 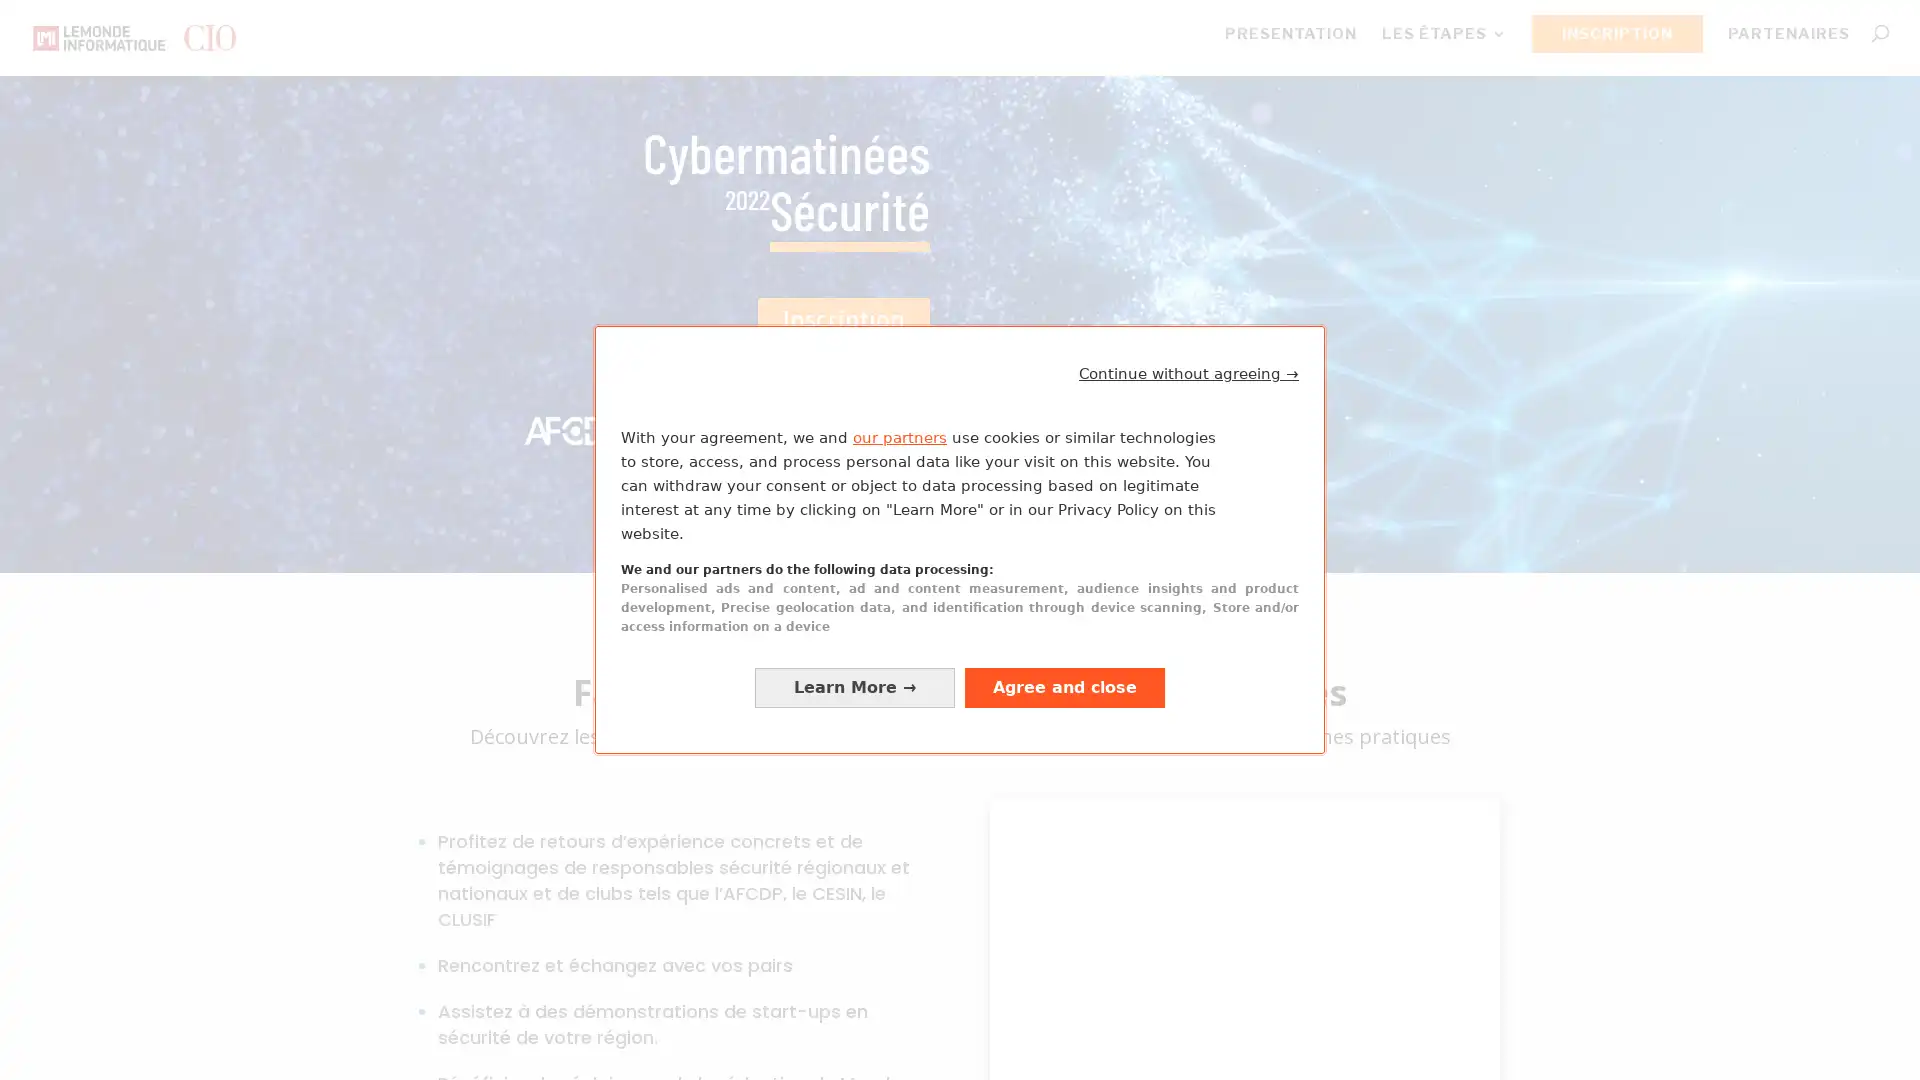 I want to click on Continue without agreeing, so click(x=1189, y=373).